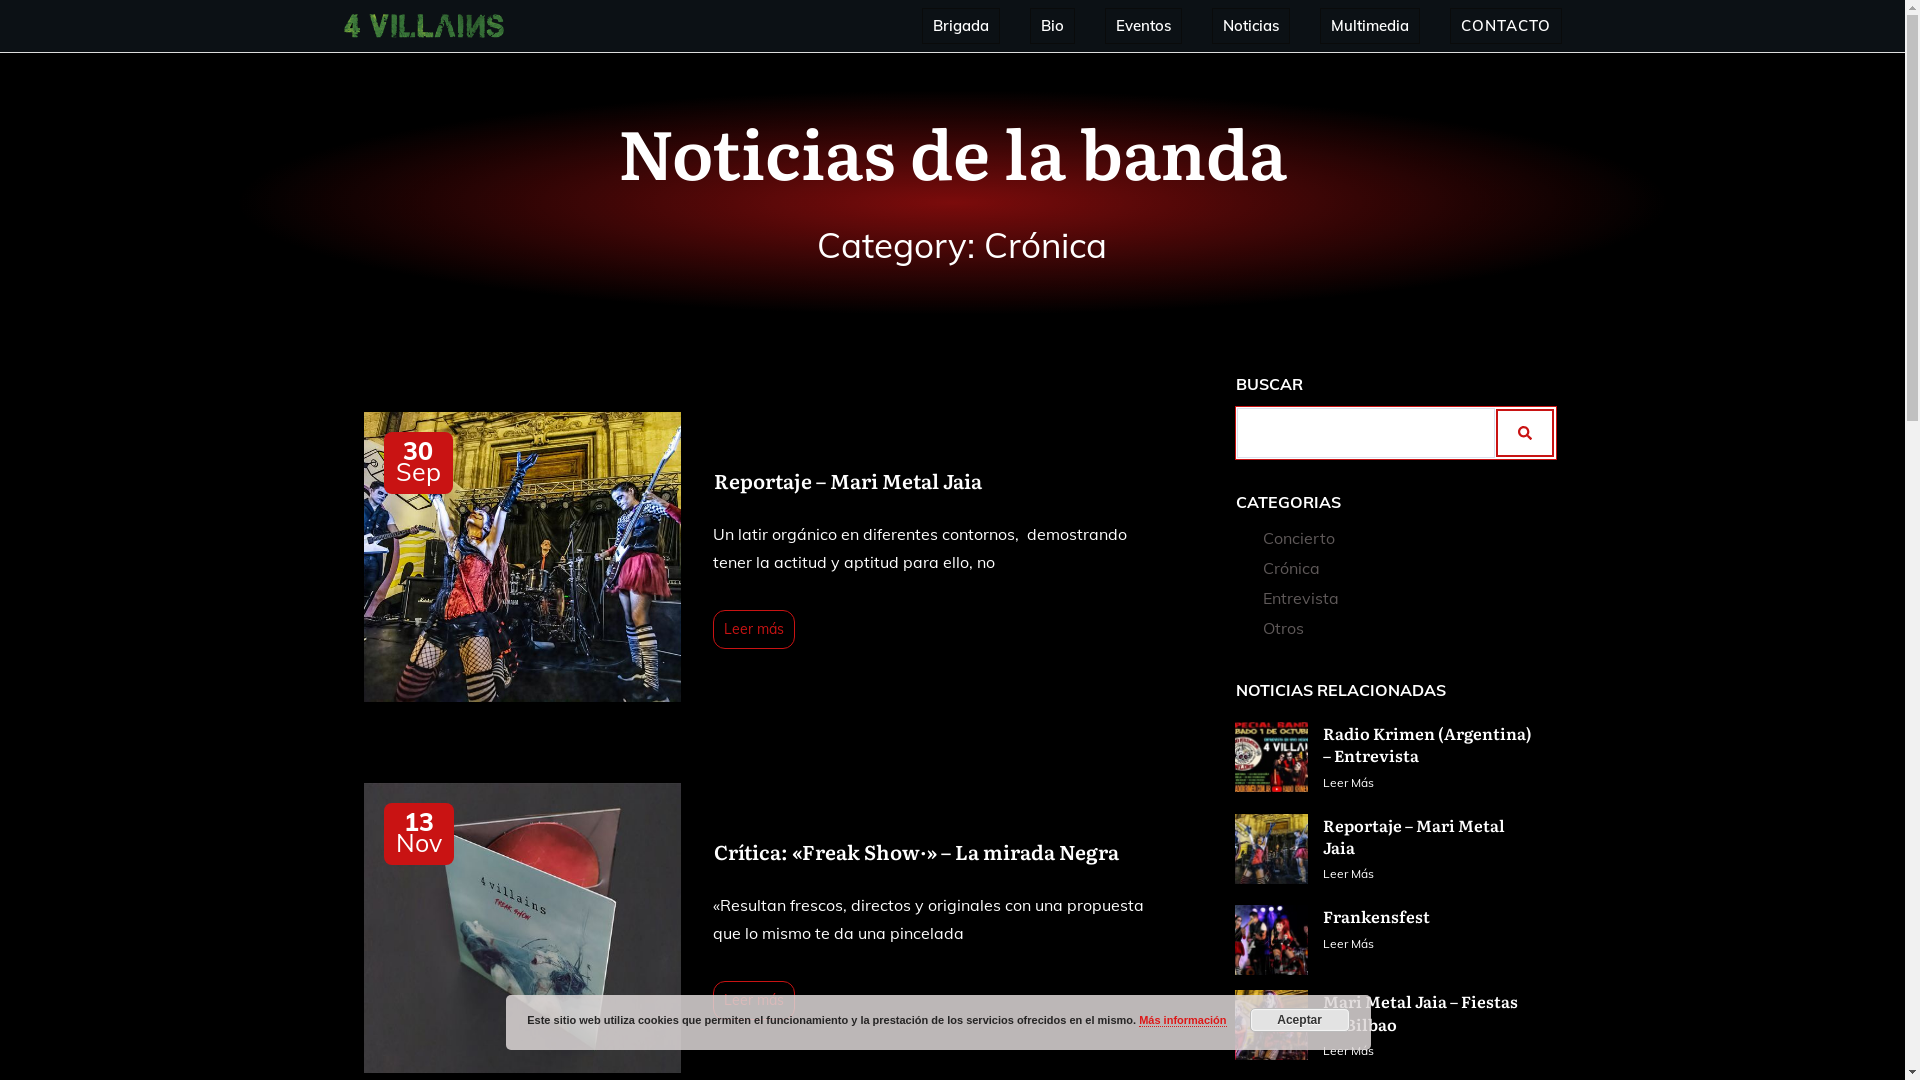 The image size is (1920, 1080). What do you see at coordinates (1261, 537) in the screenshot?
I see `'Concierto'` at bounding box center [1261, 537].